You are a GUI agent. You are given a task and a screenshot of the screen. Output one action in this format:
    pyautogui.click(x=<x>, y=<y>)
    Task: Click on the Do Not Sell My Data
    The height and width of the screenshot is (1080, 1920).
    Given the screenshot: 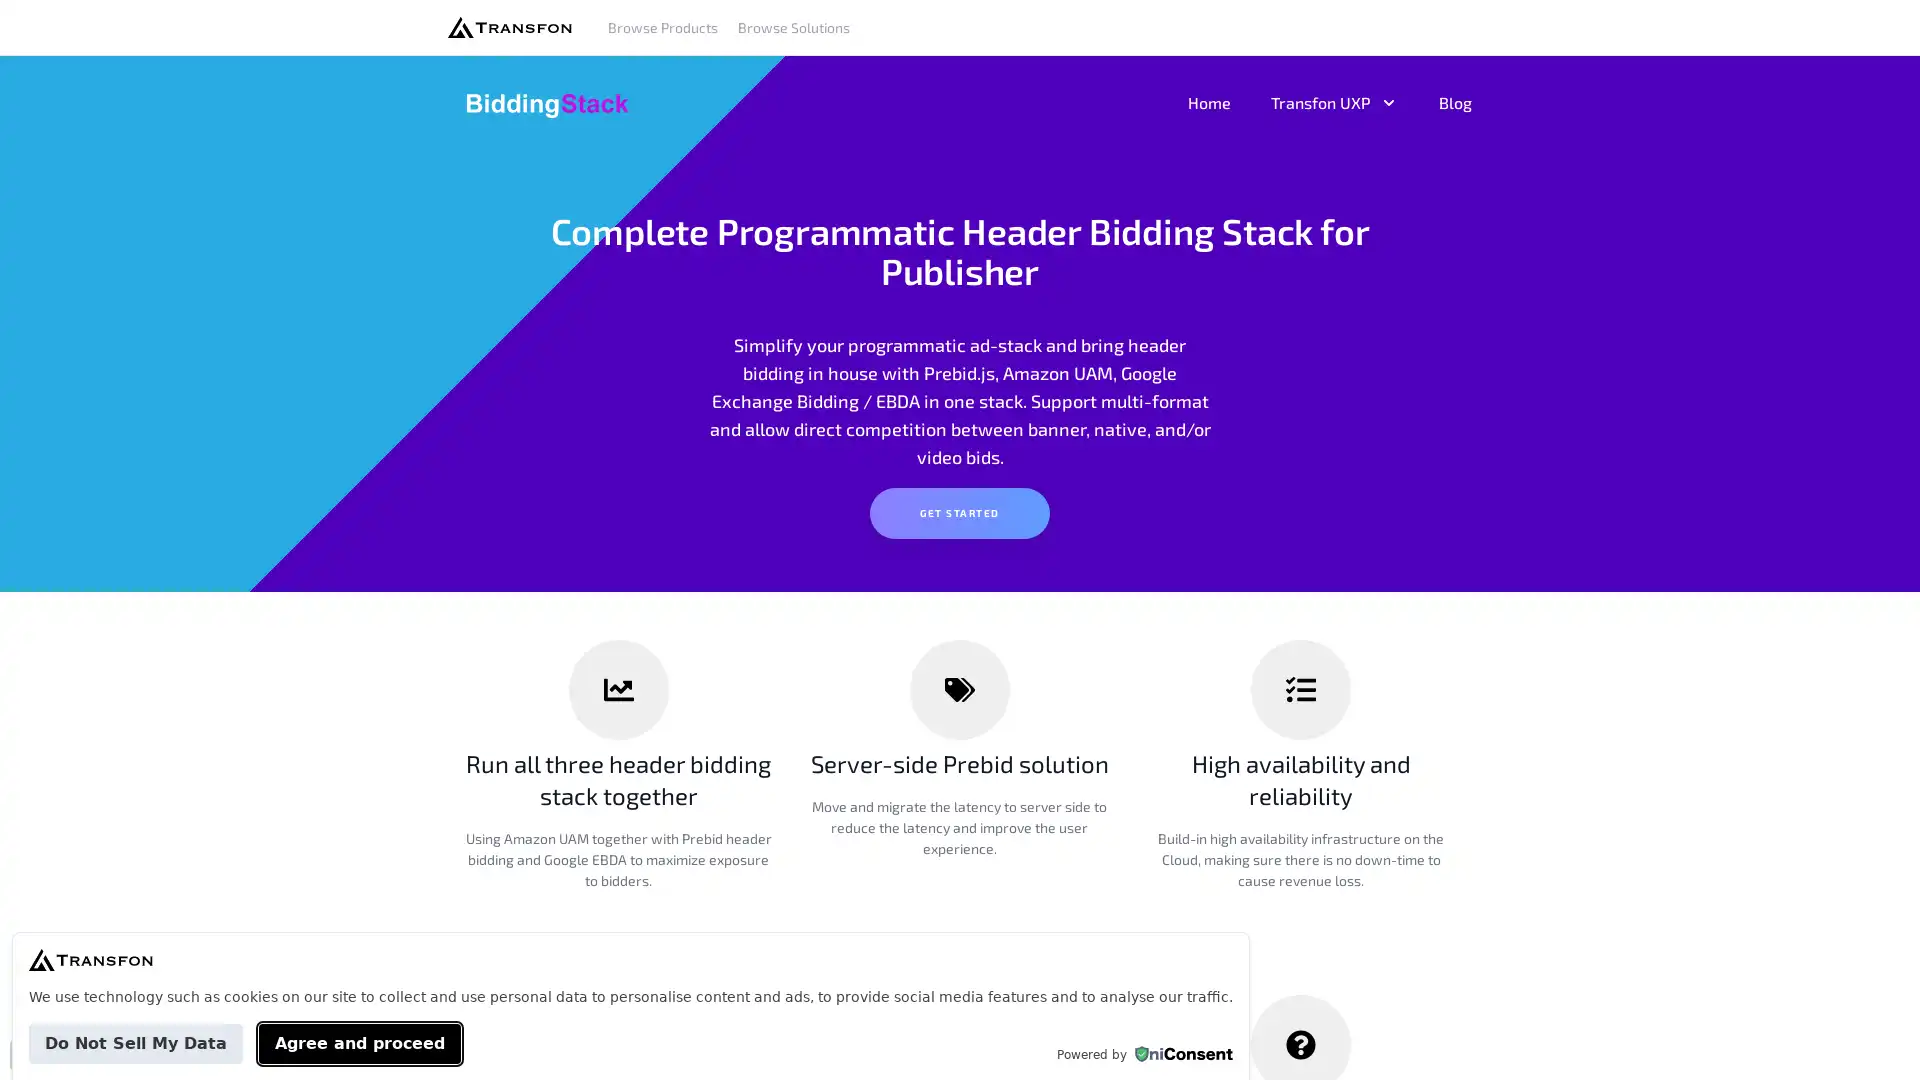 What is the action you would take?
    pyautogui.click(x=134, y=1043)
    